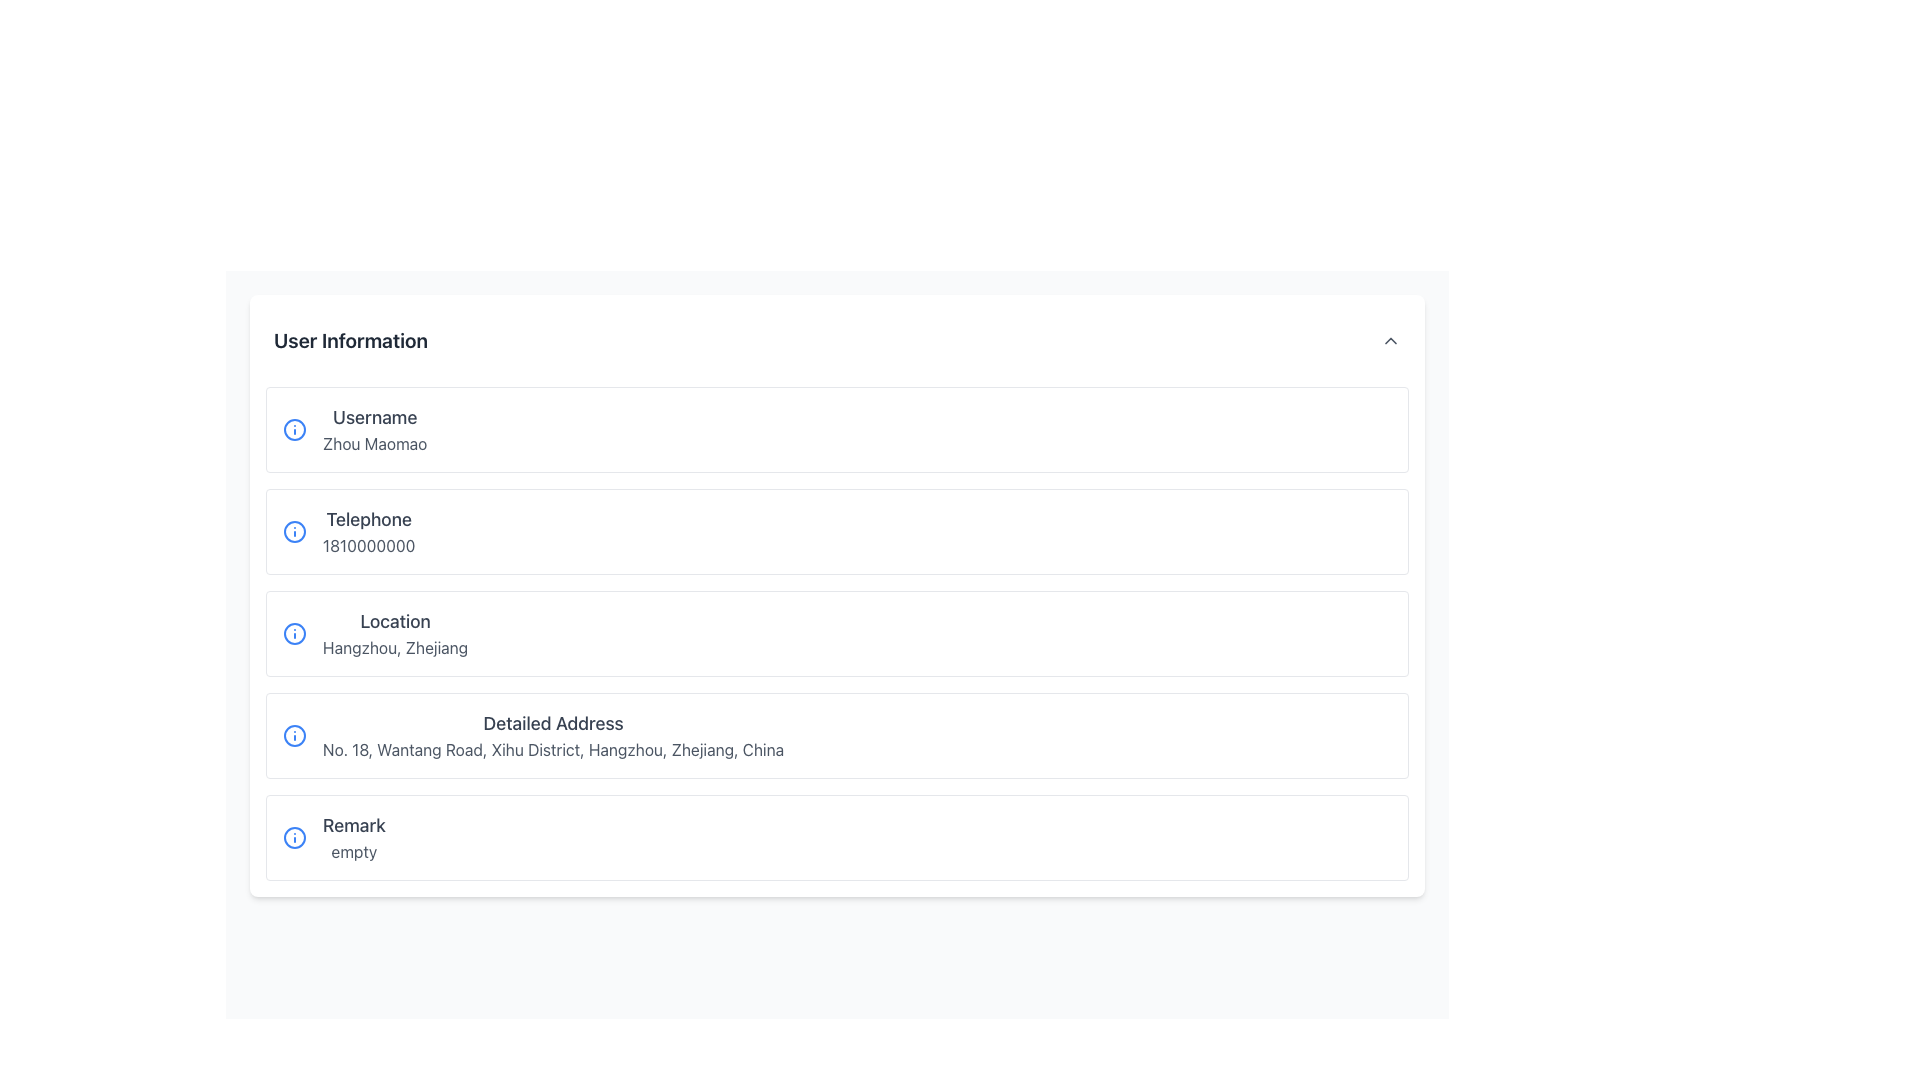 The height and width of the screenshot is (1080, 1920). I want to click on the Text Display element that shows 'Location' in bold and 'Hangzhou, Zhejiang' below it, which is the third entry under the 'User Information' section, so click(395, 633).